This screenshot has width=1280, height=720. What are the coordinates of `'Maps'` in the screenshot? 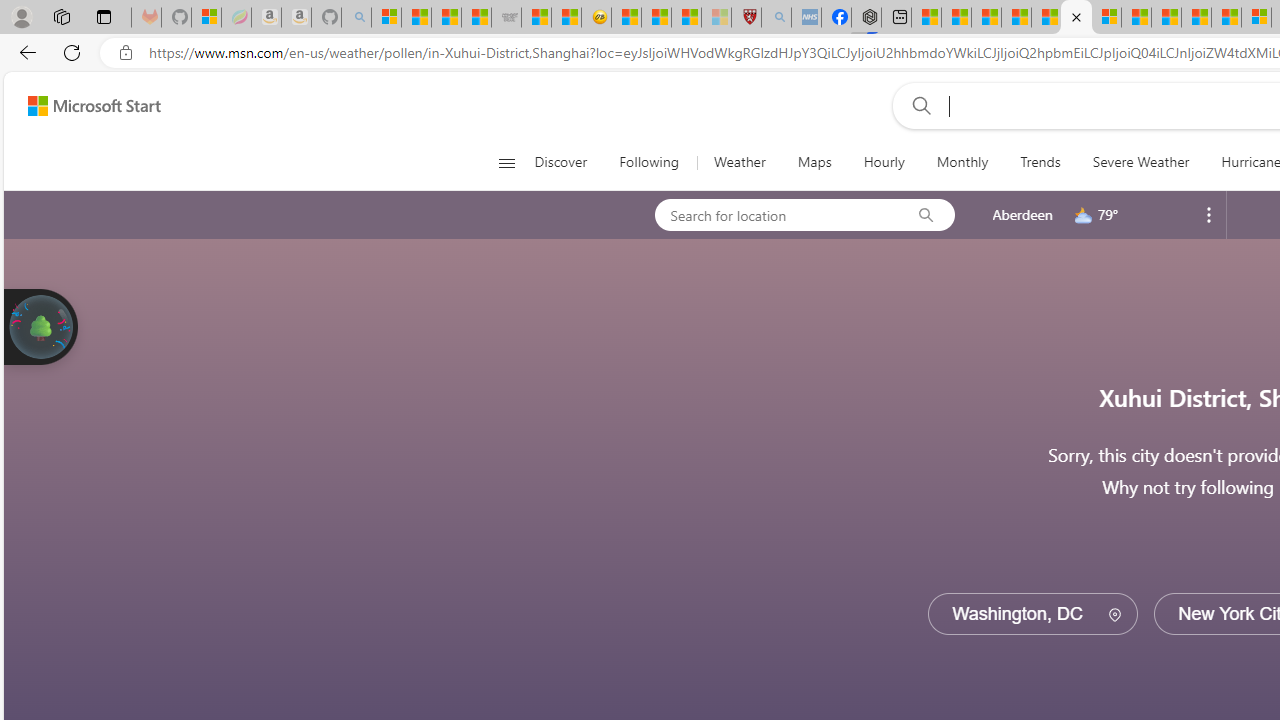 It's located at (814, 162).